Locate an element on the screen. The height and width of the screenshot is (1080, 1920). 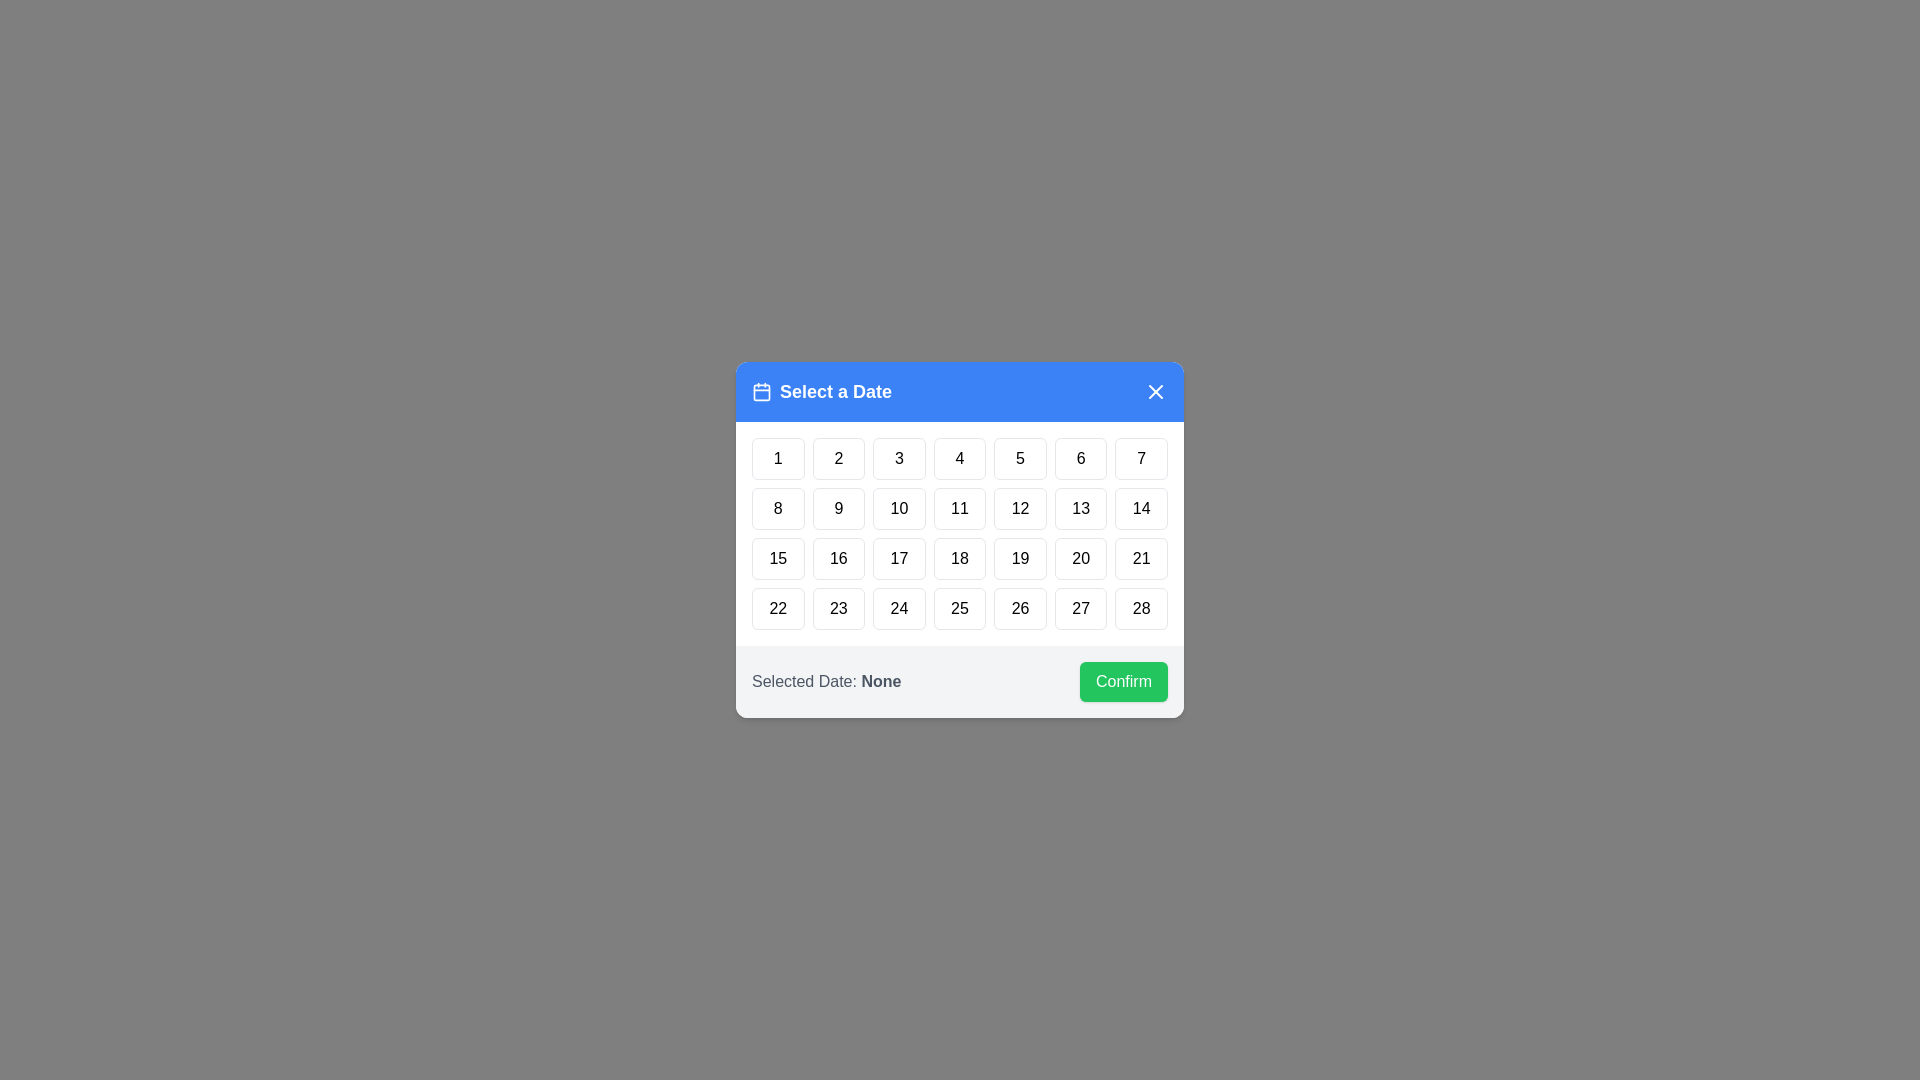
the day button labeled 18 to highlight it is located at coordinates (960, 559).